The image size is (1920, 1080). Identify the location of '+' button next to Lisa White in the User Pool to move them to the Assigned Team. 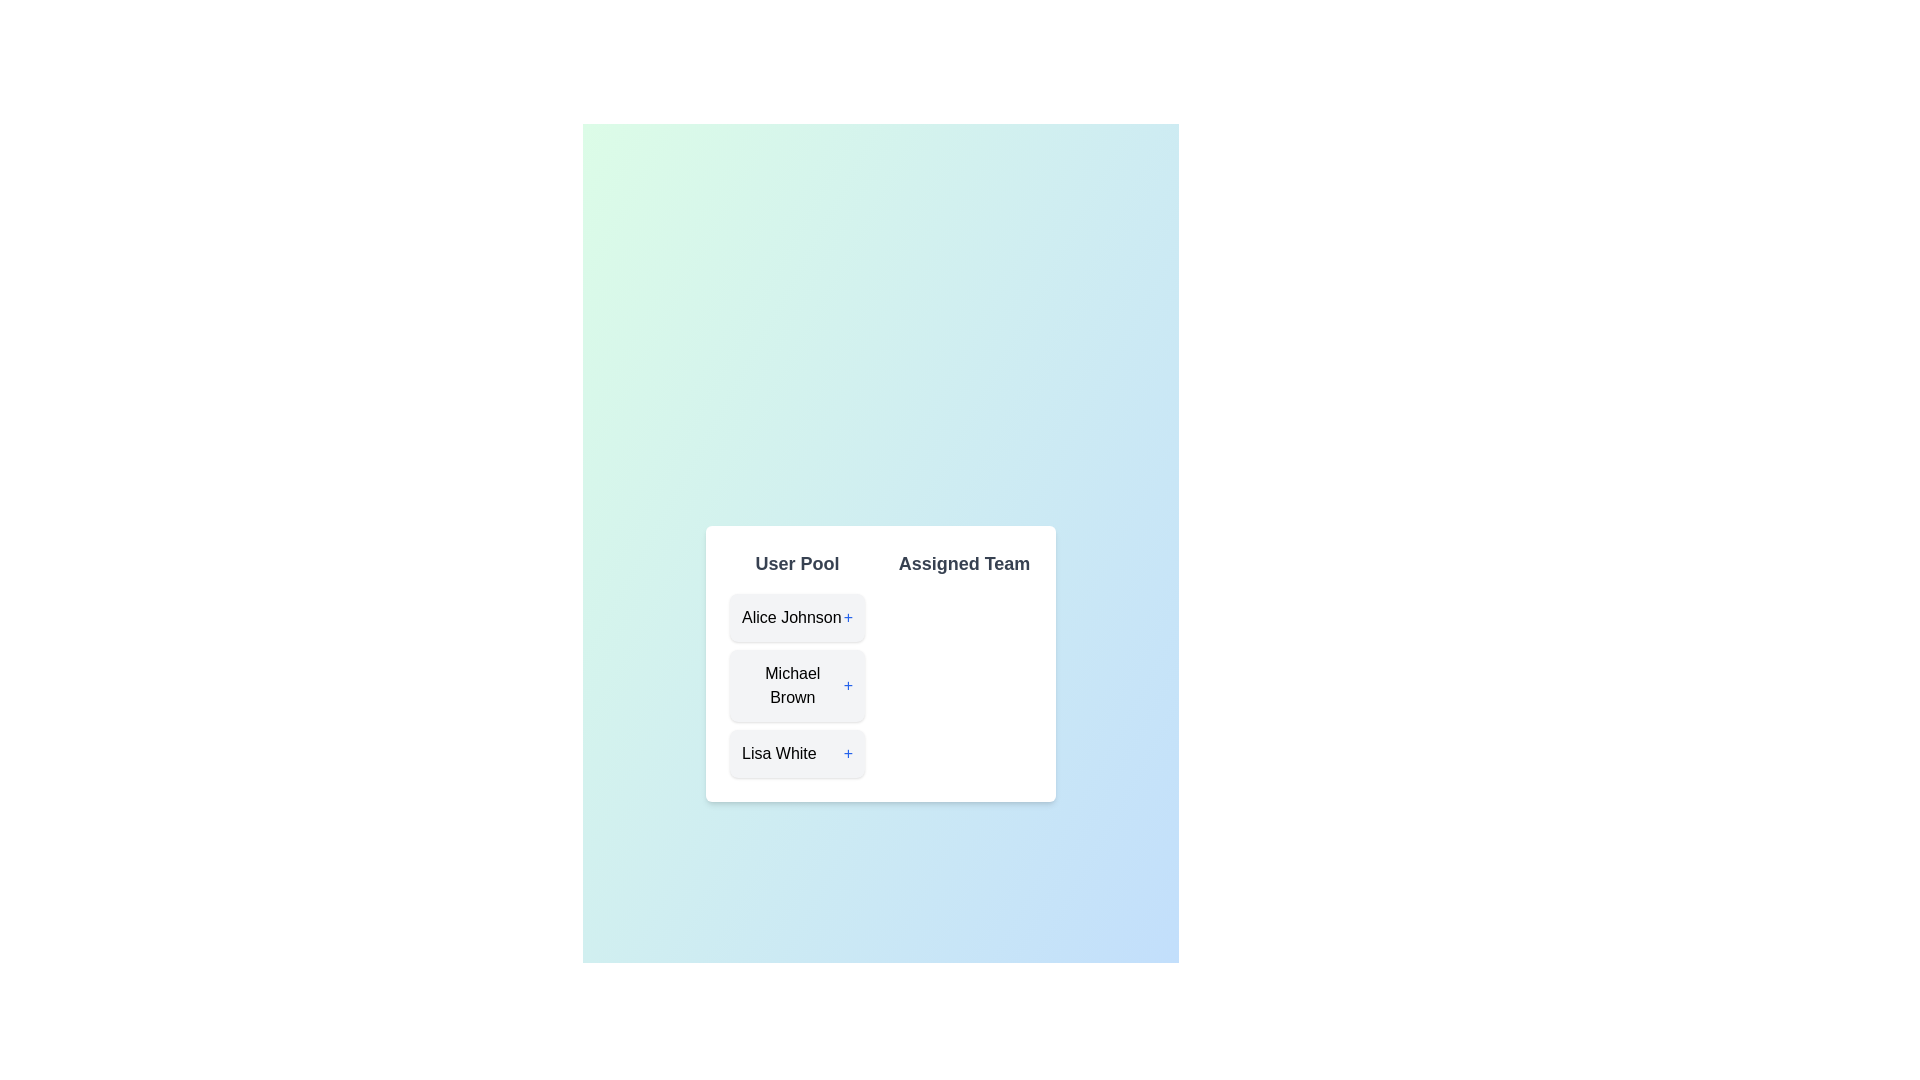
(848, 753).